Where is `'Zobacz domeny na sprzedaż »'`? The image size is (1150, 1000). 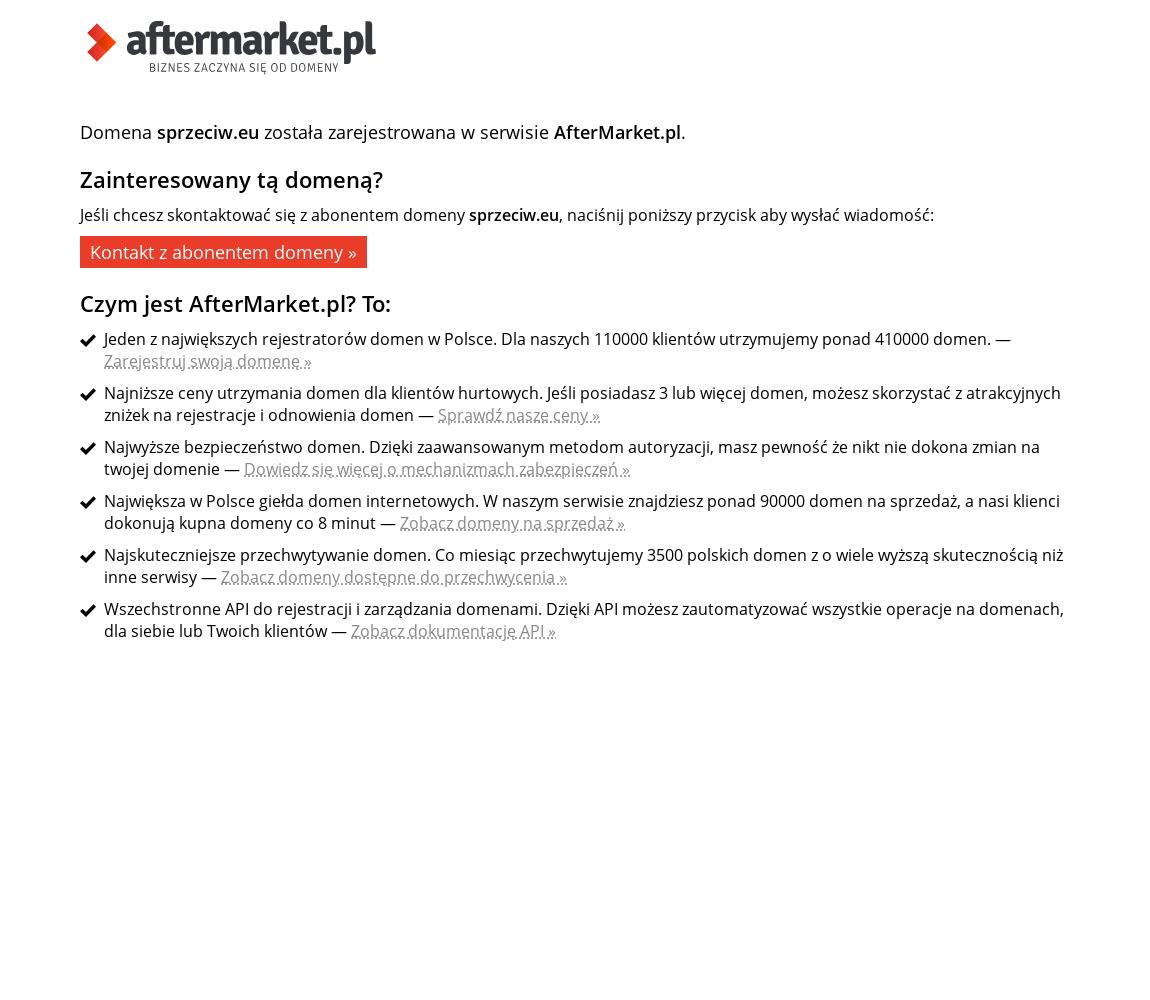
'Zobacz domeny na sprzedaż »' is located at coordinates (512, 523).